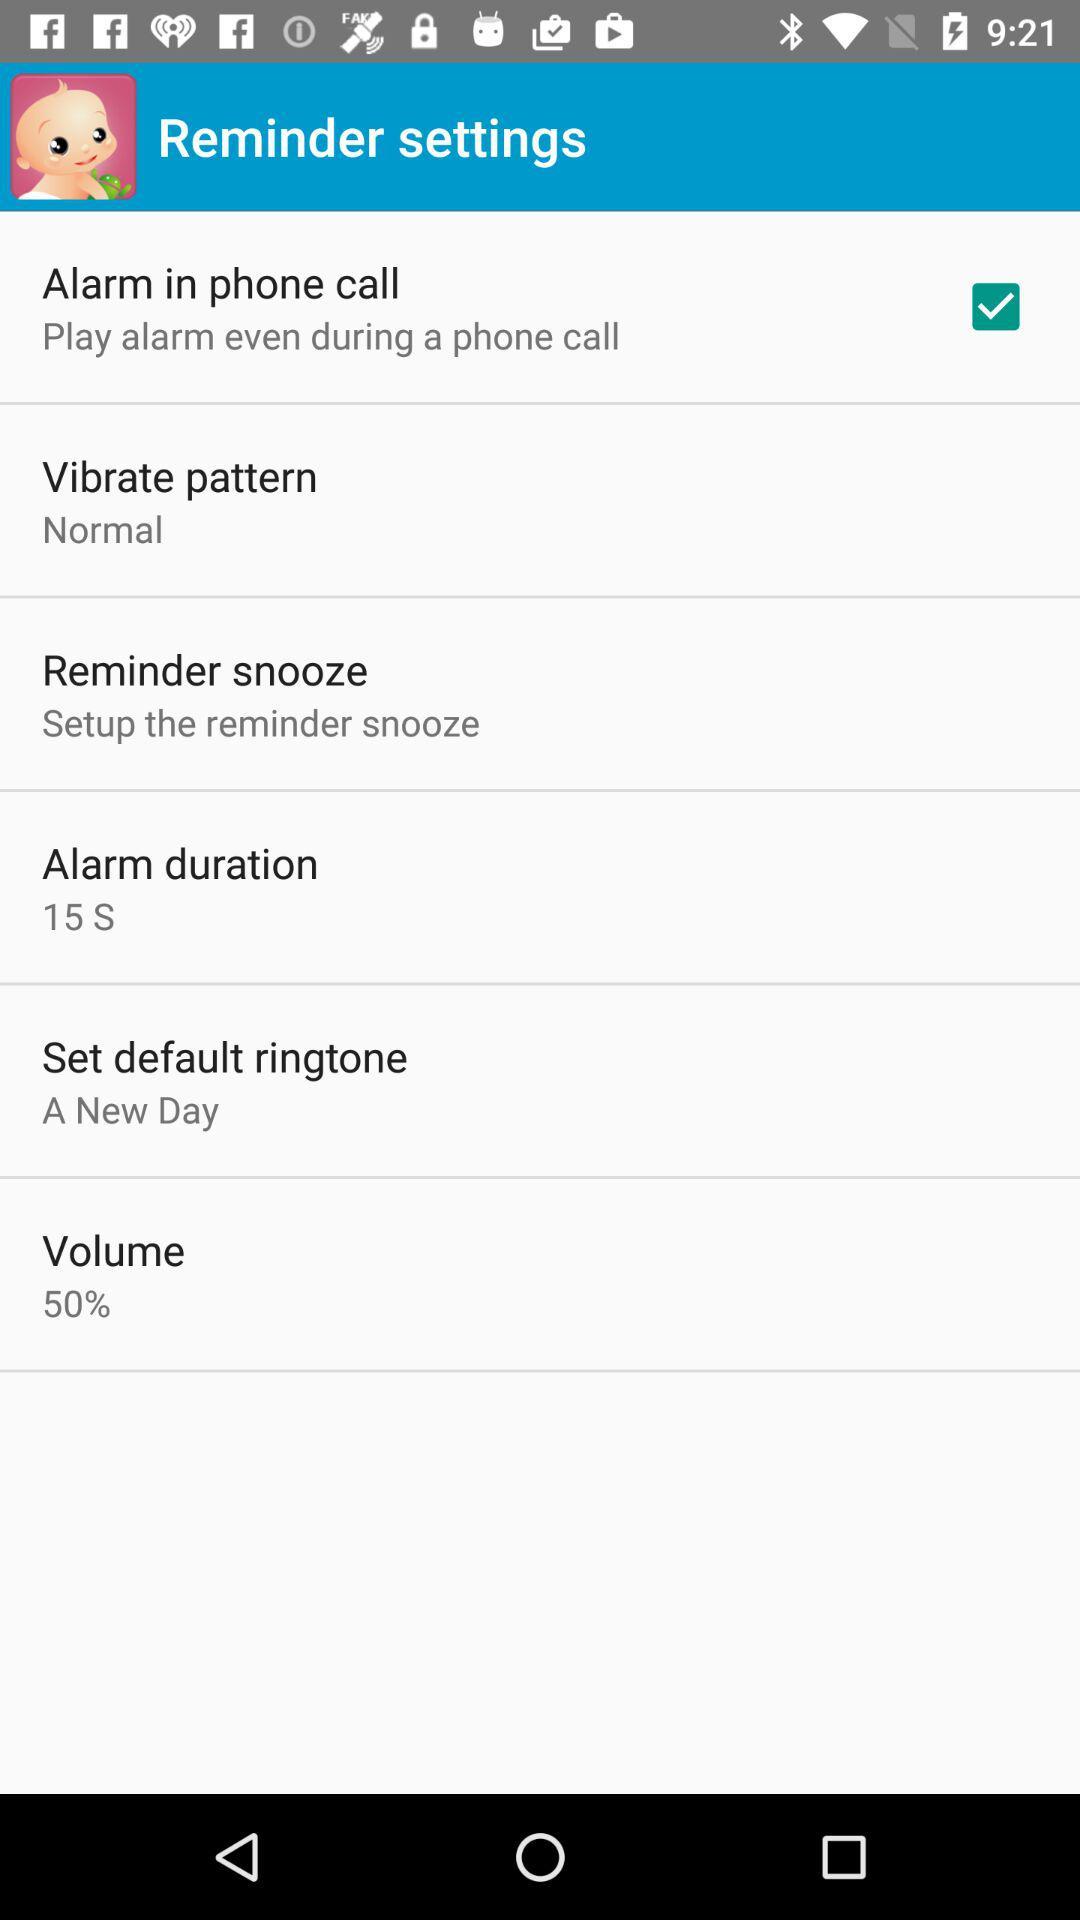 This screenshot has height=1920, width=1080. I want to click on a new day item, so click(130, 1108).